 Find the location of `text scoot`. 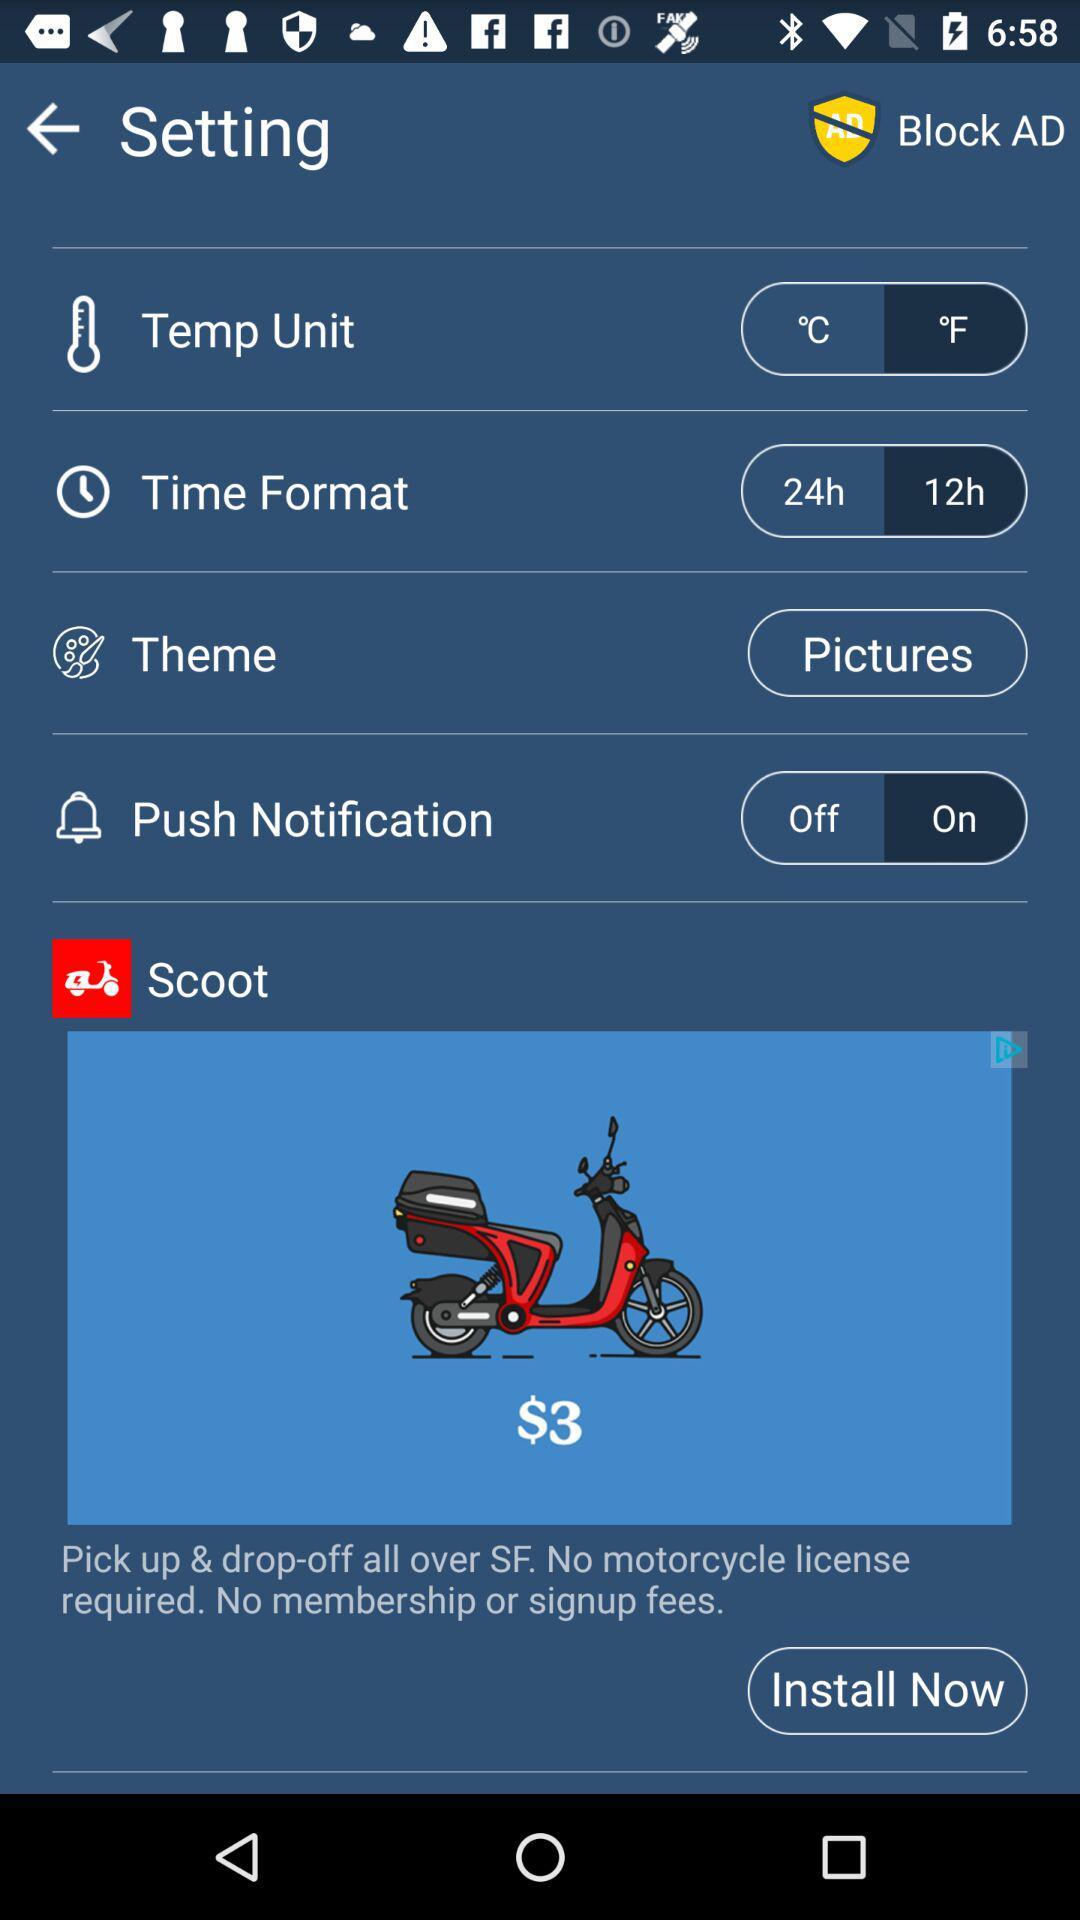

text scoot is located at coordinates (586, 978).